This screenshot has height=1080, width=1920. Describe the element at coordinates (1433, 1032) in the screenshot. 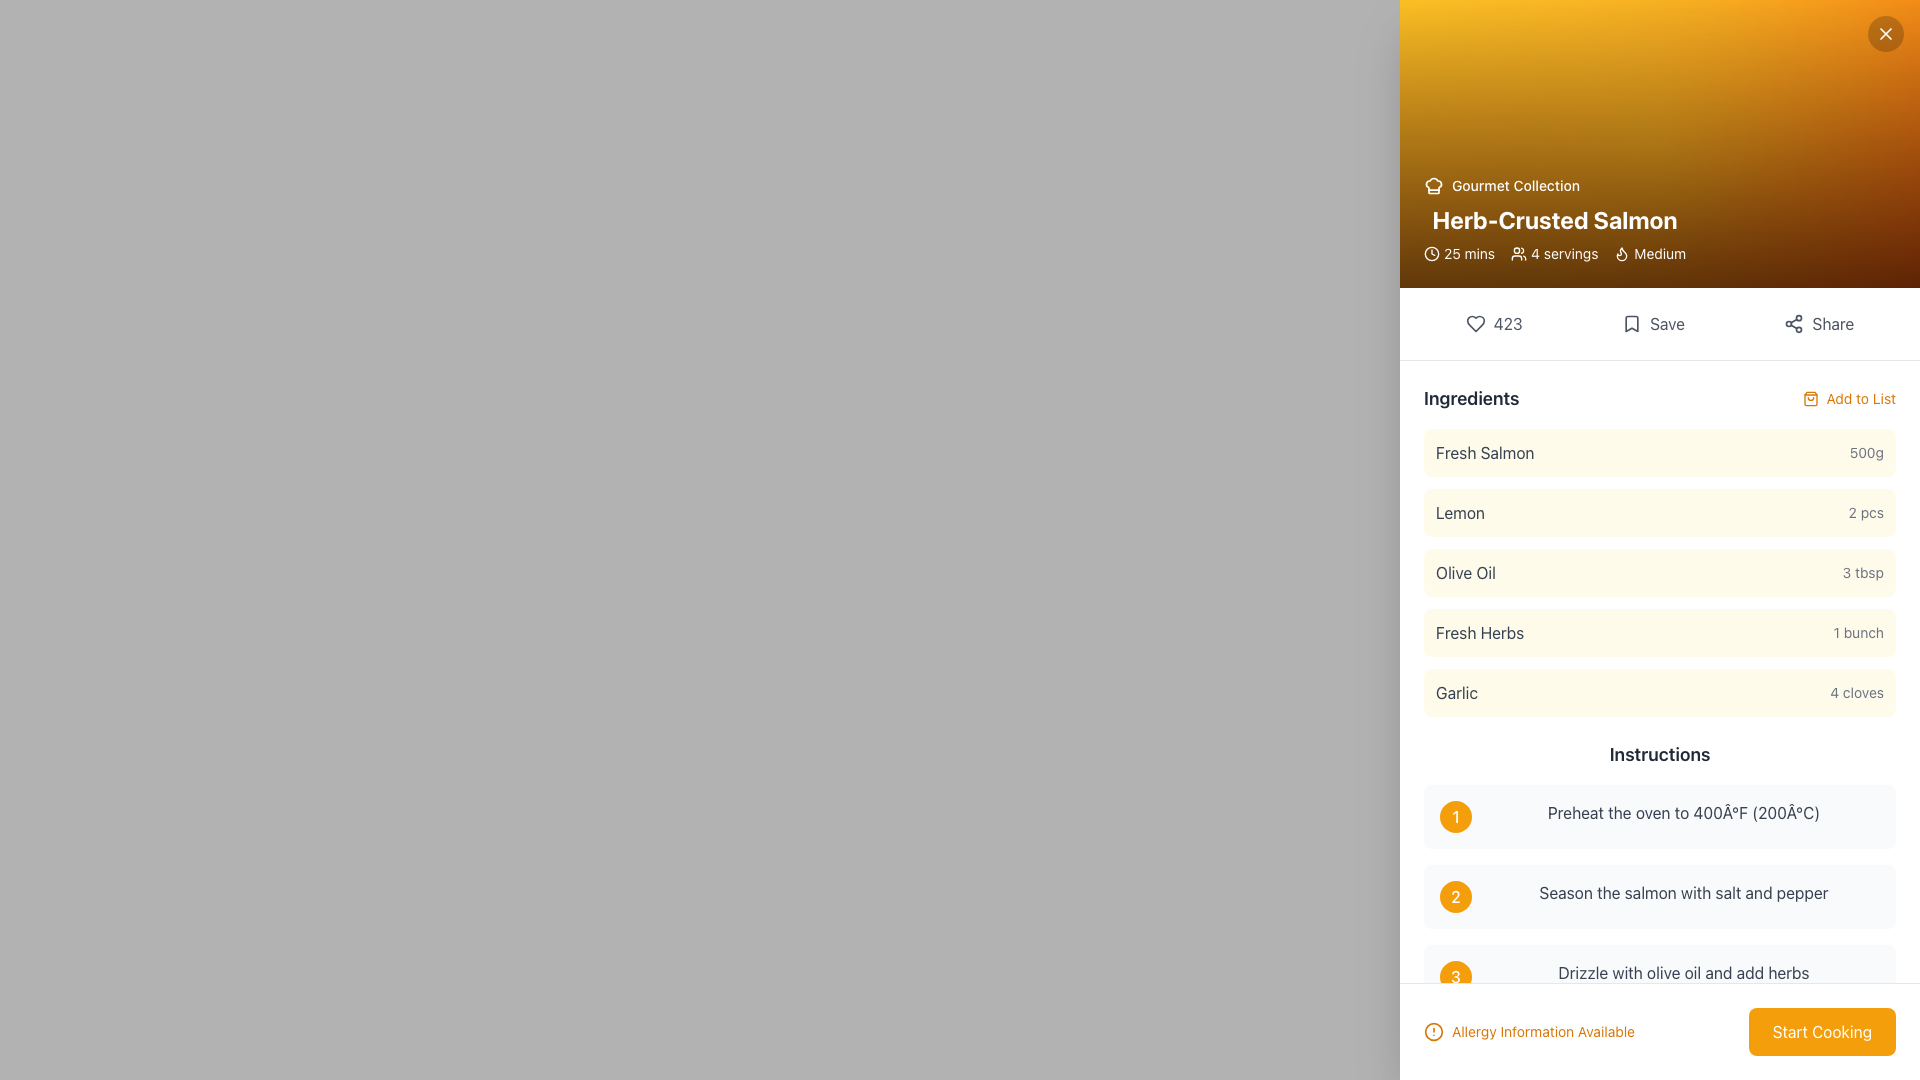

I see `the allergy information icon located on the left side of the footer section, next to the text 'Allergy Information Available'` at that location.